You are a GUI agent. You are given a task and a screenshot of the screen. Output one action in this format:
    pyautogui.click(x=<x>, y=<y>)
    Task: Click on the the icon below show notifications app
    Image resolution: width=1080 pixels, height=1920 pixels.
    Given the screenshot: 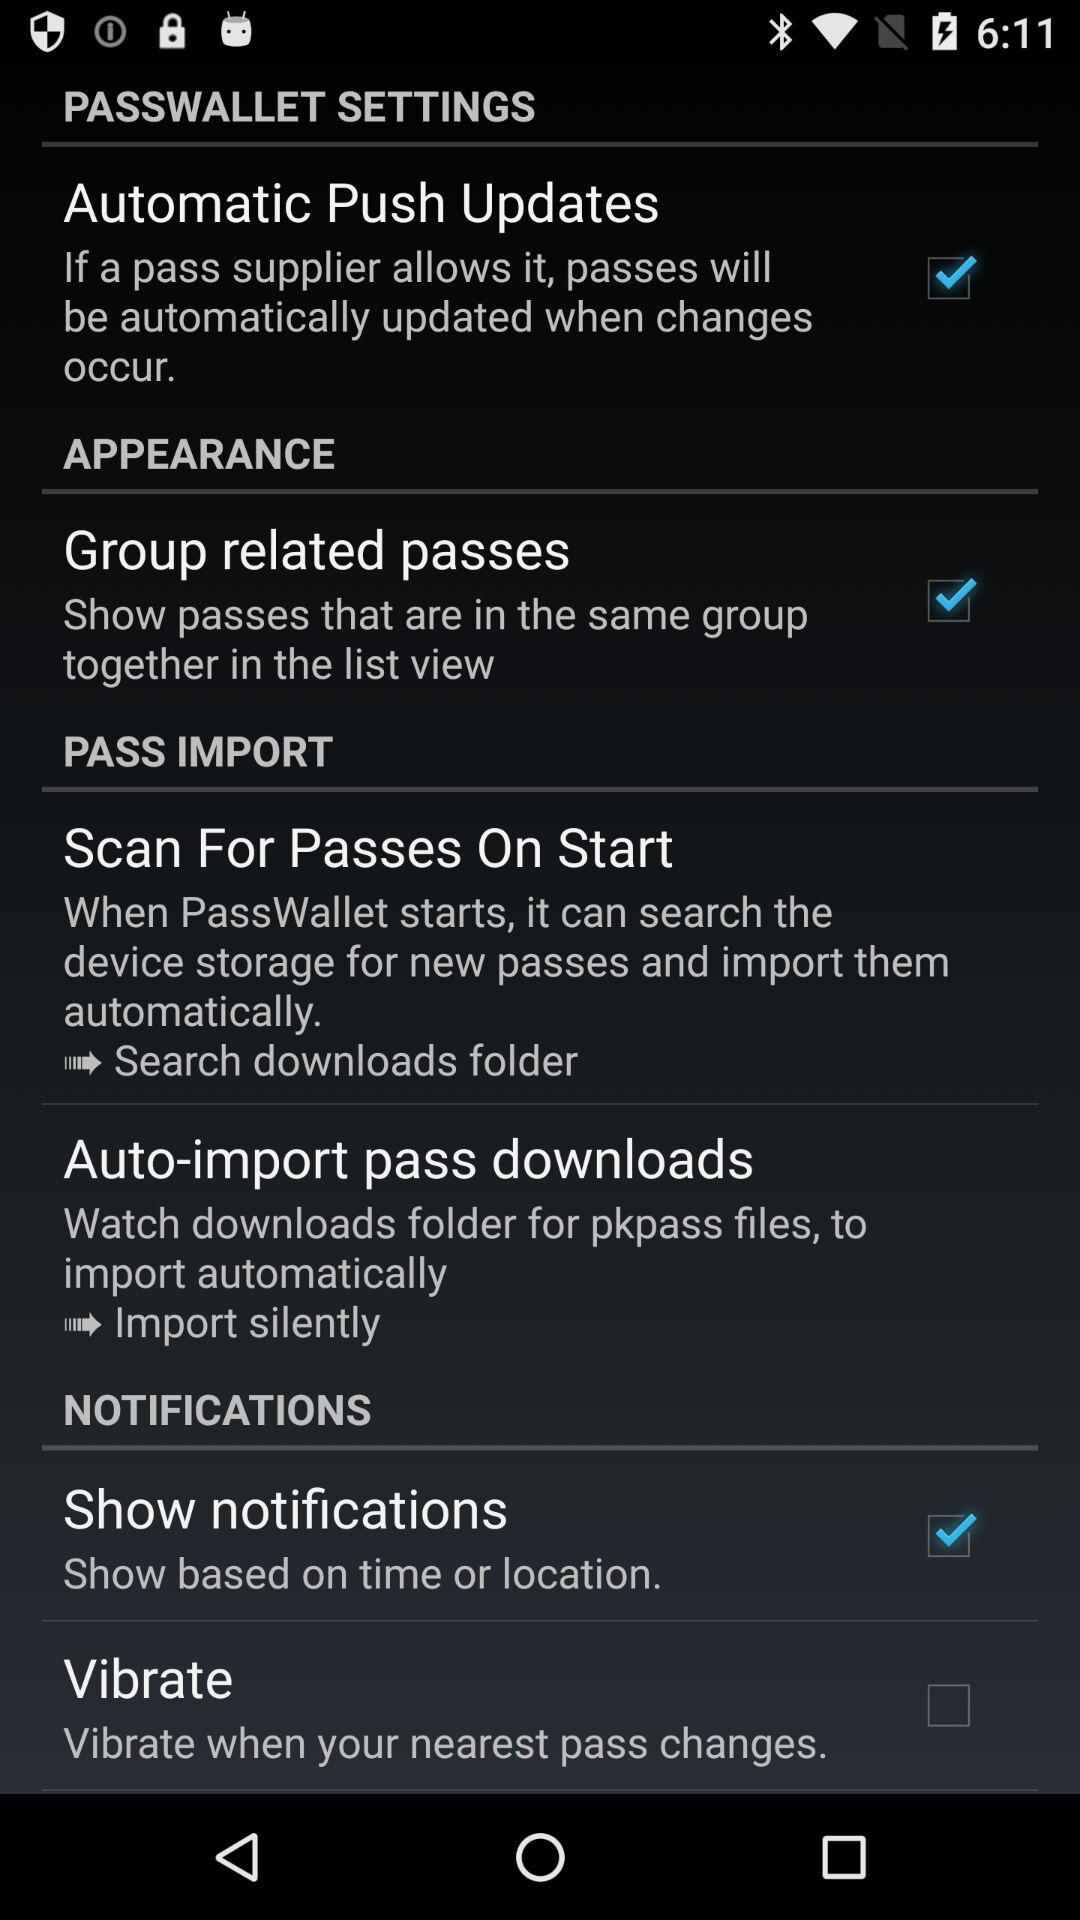 What is the action you would take?
    pyautogui.click(x=362, y=1570)
    